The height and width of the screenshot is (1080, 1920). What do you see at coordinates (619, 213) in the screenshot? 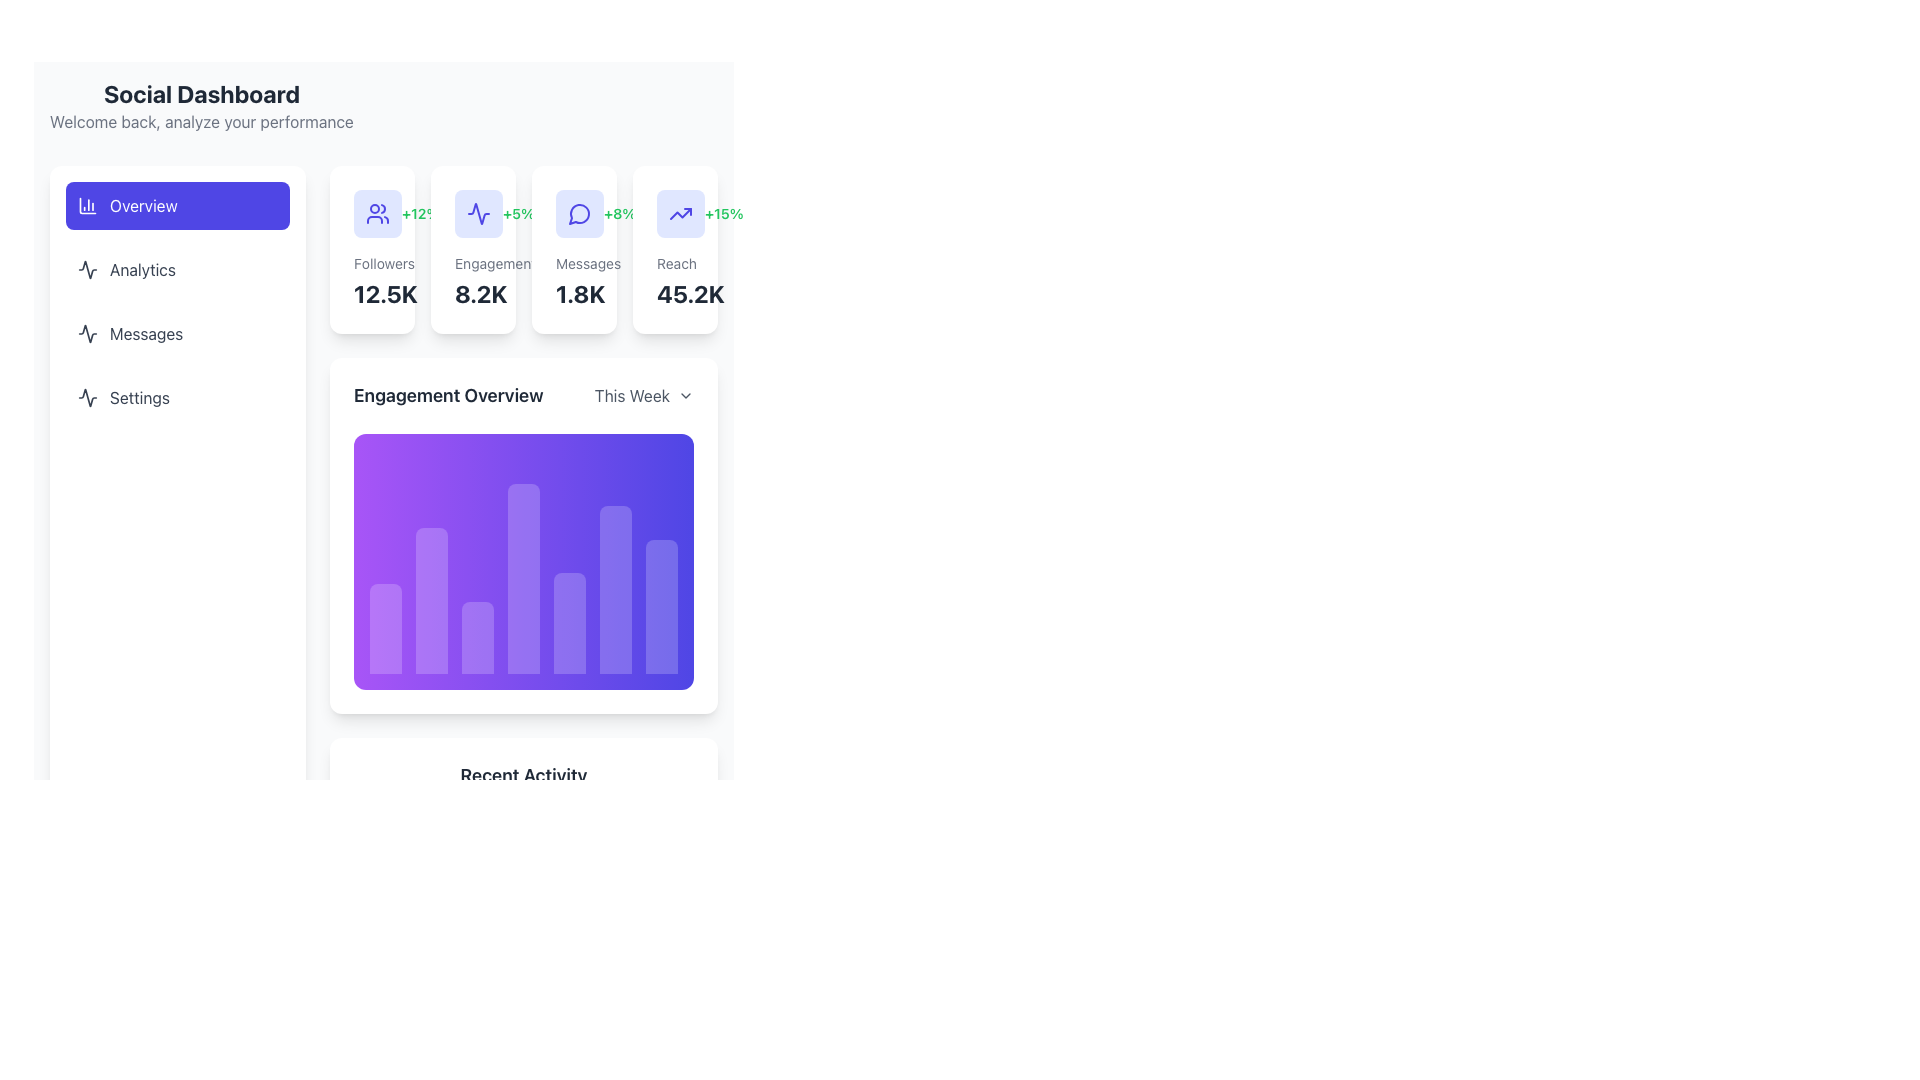
I see `the green text indicating a +8% increase related to messages, located in the 'Messages' card above the number '1.8K'` at bounding box center [619, 213].